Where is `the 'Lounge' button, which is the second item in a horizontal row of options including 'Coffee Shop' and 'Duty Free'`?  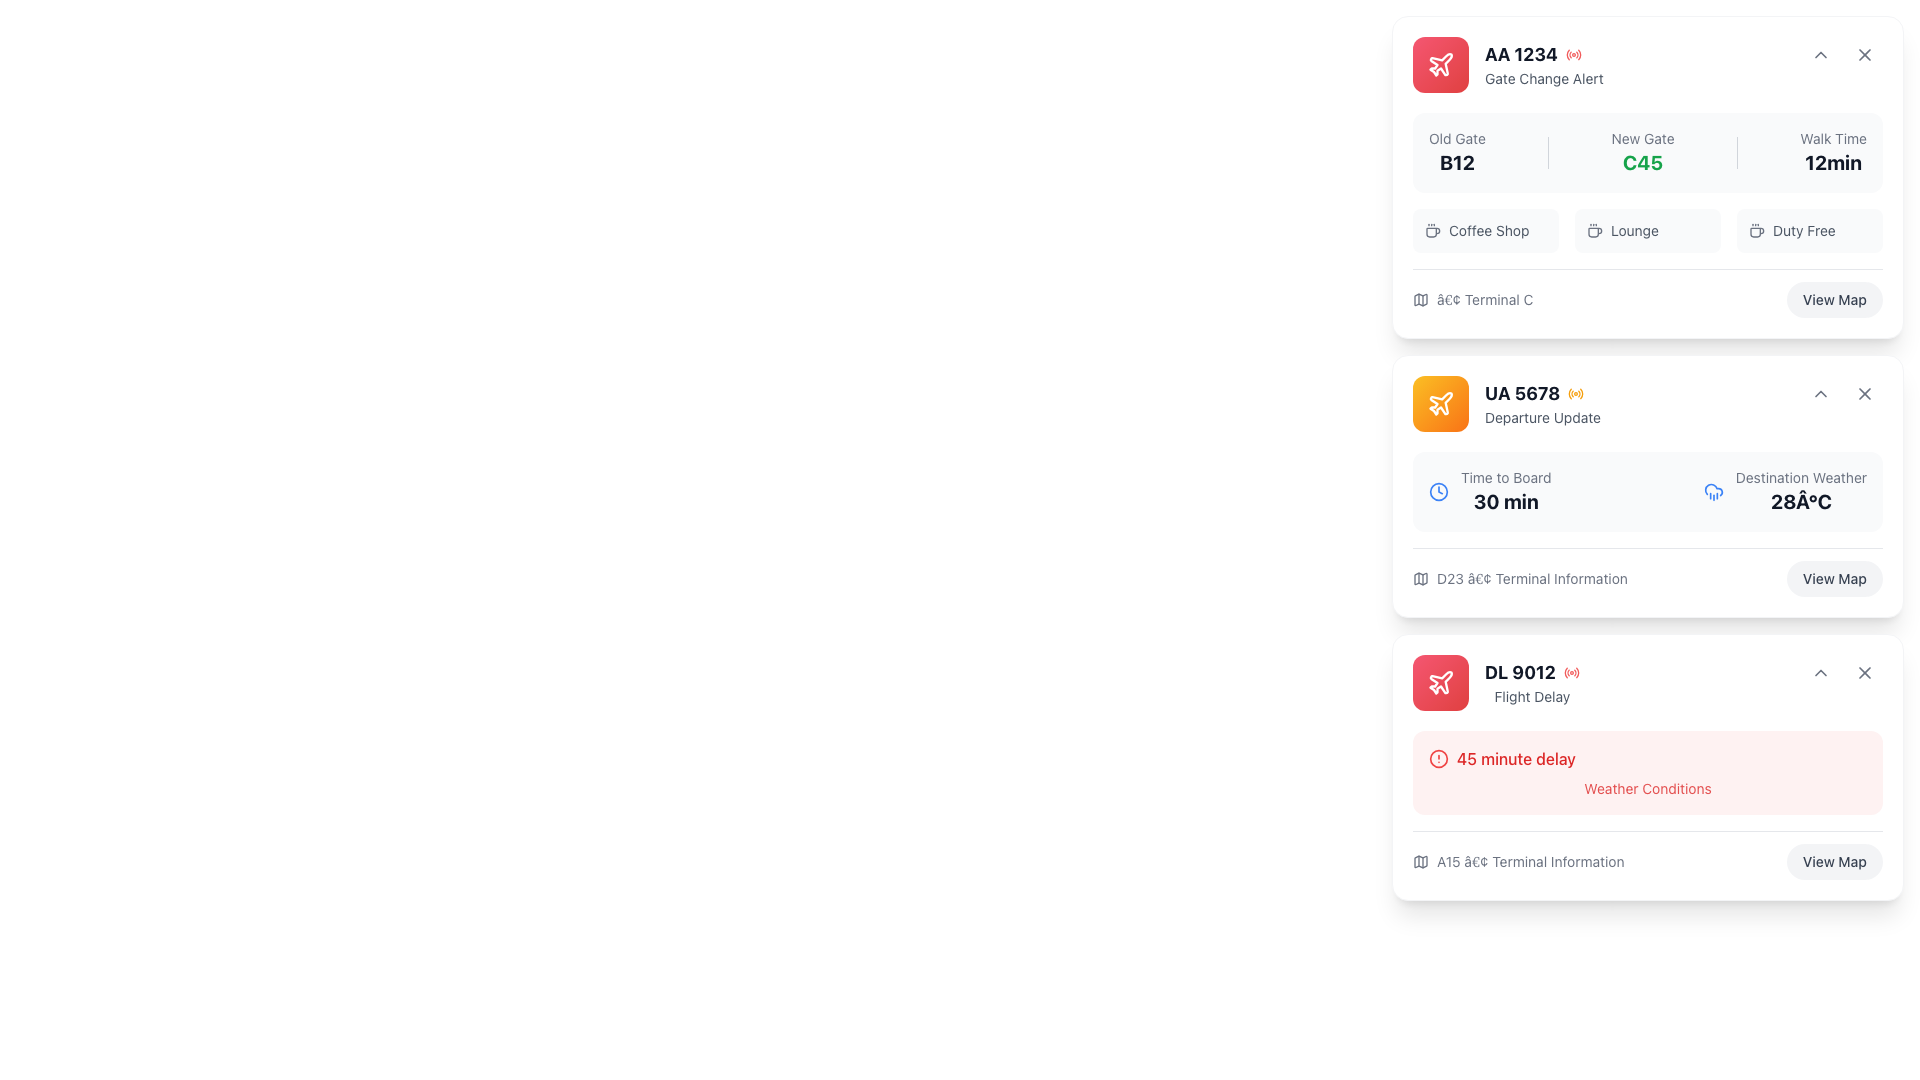 the 'Lounge' button, which is the second item in a horizontal row of options including 'Coffee Shop' and 'Duty Free' is located at coordinates (1647, 230).